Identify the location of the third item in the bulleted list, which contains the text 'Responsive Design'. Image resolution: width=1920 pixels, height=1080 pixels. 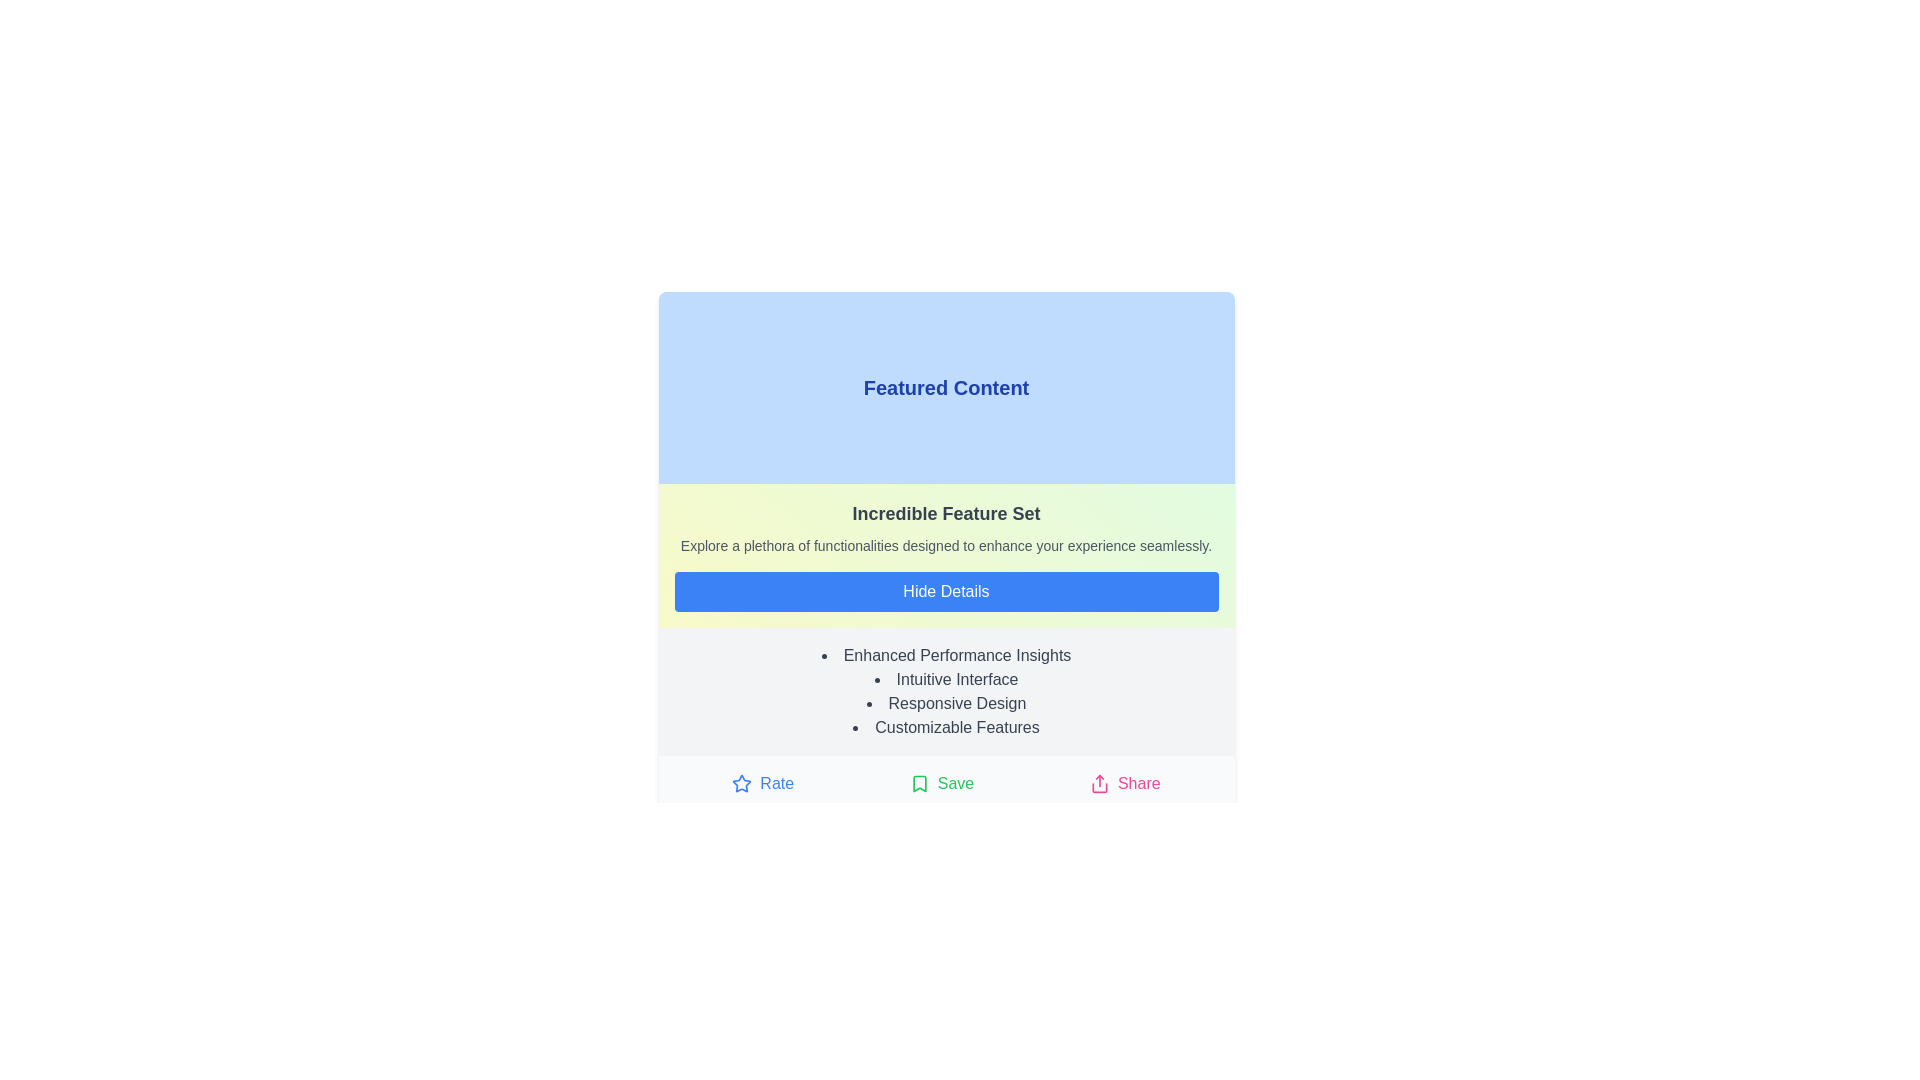
(945, 703).